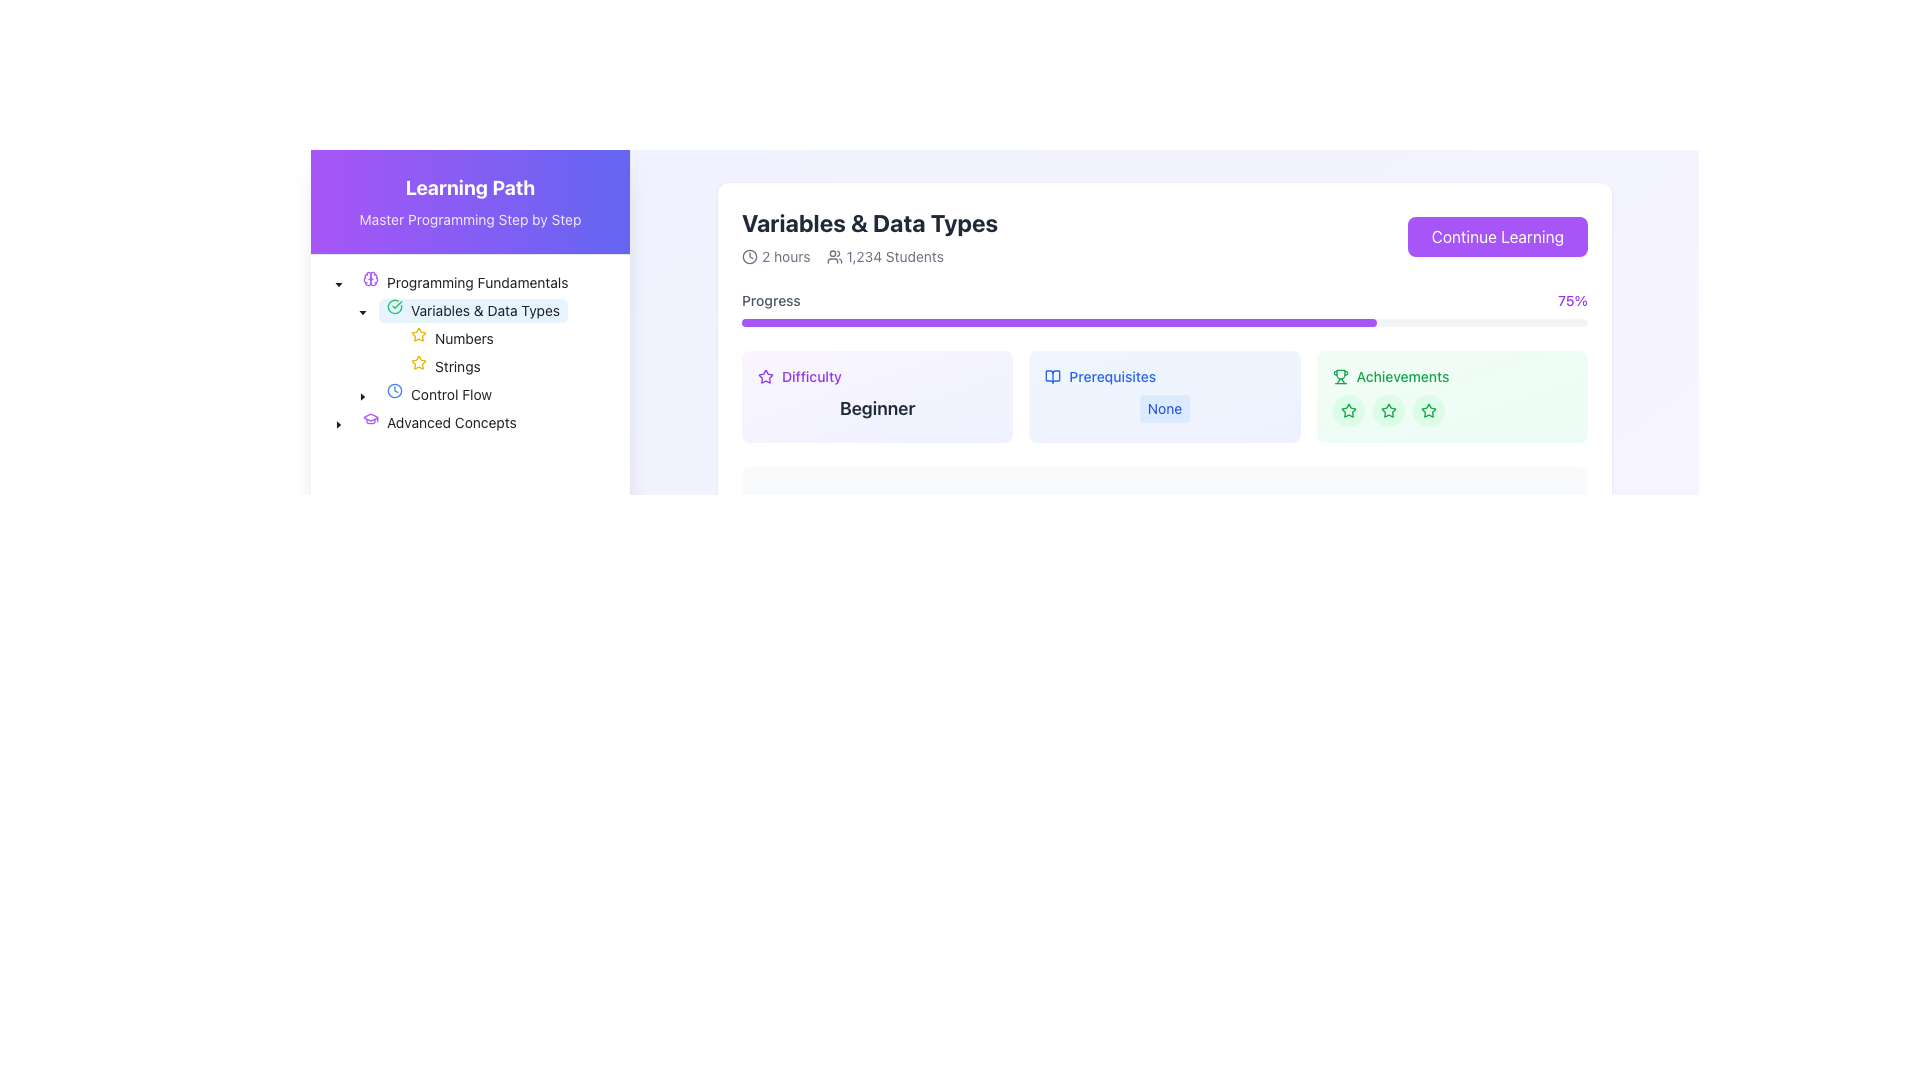 The width and height of the screenshot is (1920, 1080). I want to click on static text label indicating the difficulty level of the task, which is located below a smaller 'Difficulty' label in the right half of the card, so click(877, 407).